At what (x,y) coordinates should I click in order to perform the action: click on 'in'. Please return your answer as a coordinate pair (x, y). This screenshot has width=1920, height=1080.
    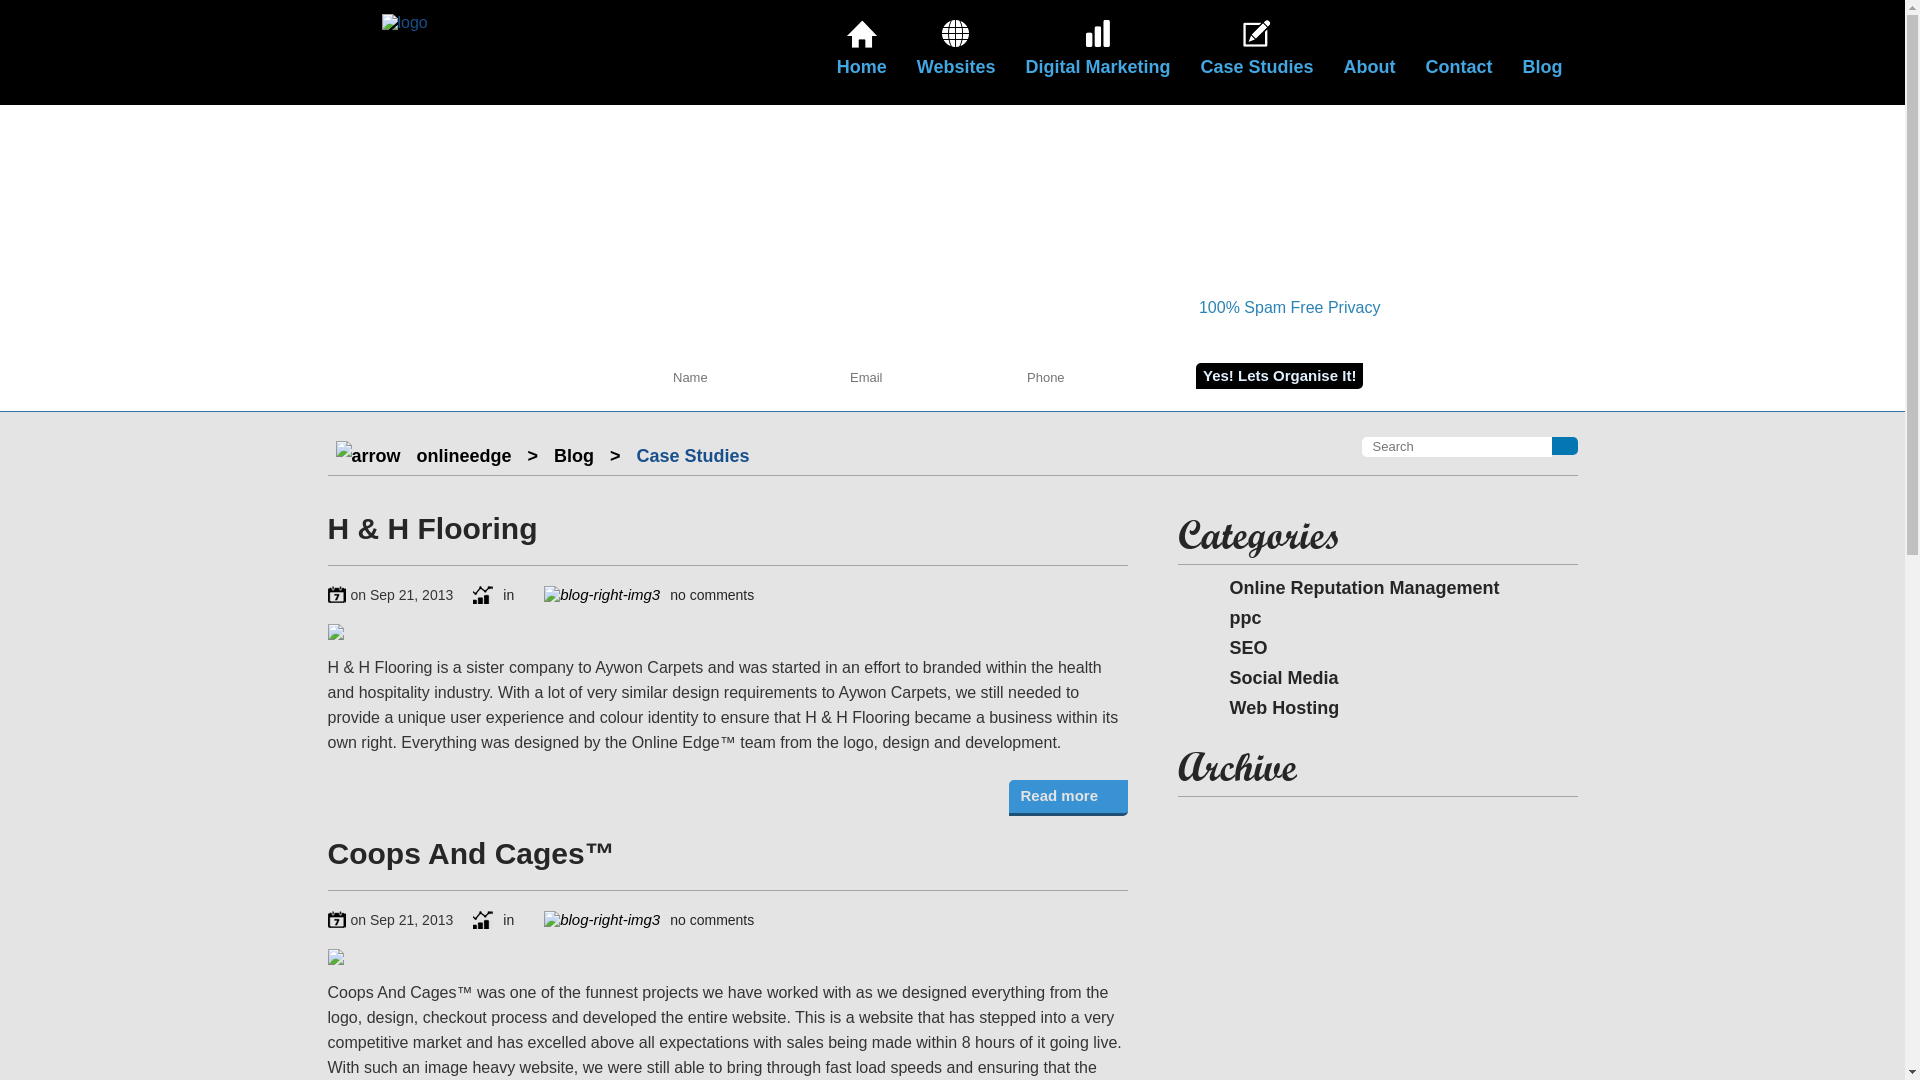
    Looking at the image, I should click on (493, 593).